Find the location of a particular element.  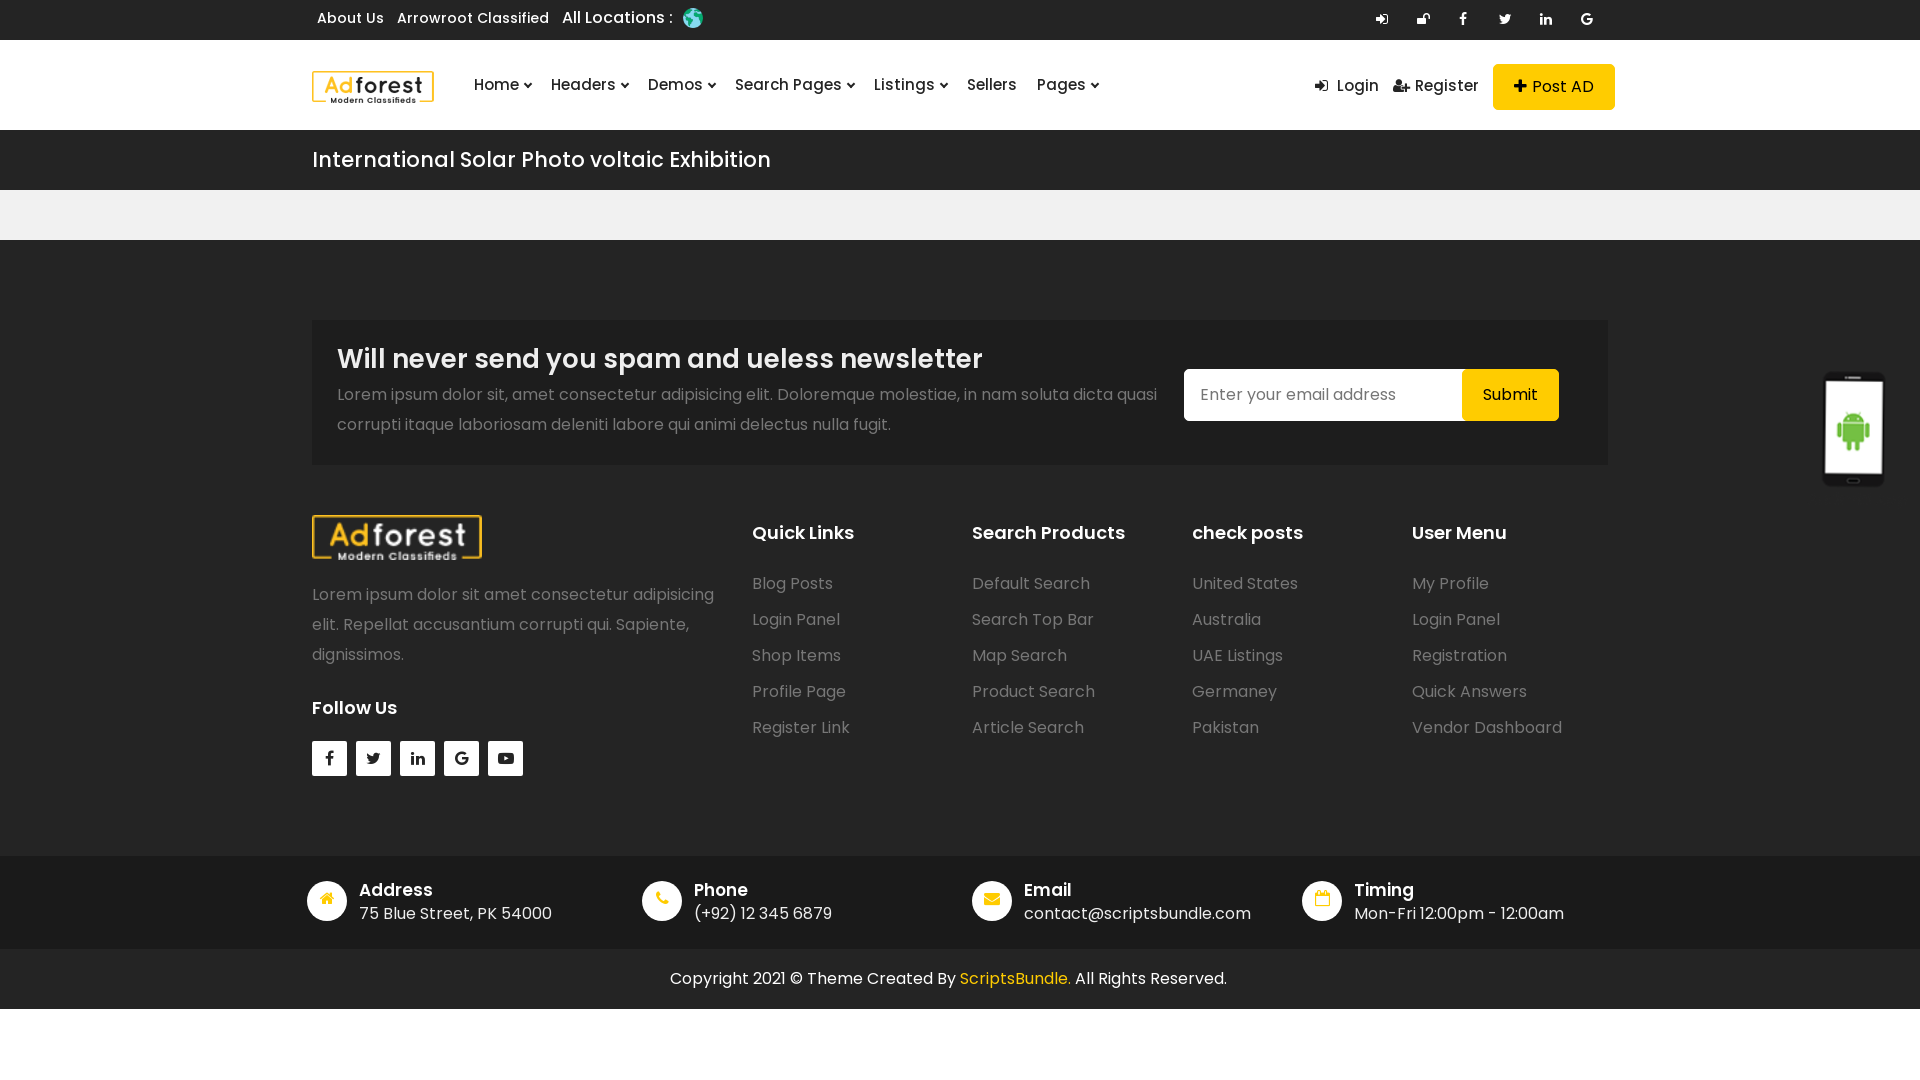

'Android App' is located at coordinates (1856, 432).